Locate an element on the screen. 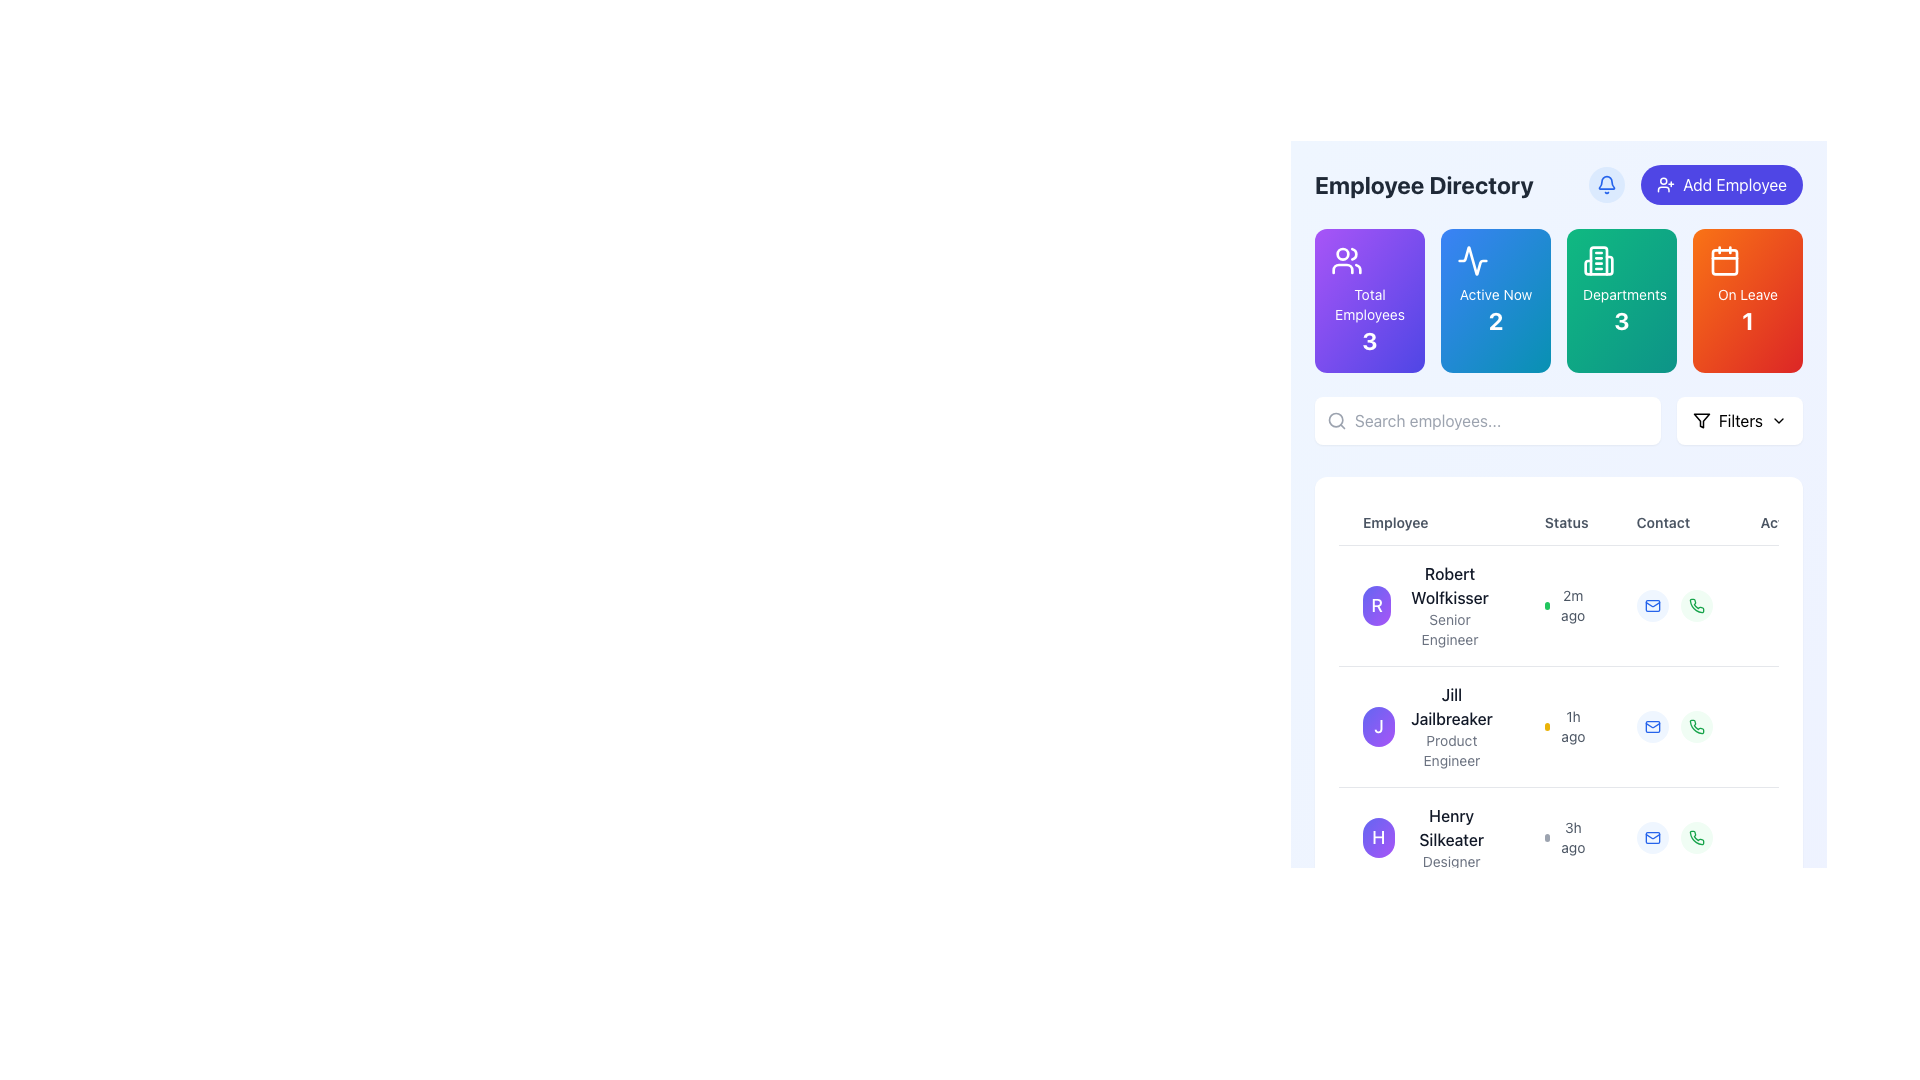 This screenshot has width=1920, height=1080. the 'Filters' text label, which is displayed in a sans-serif font and located in a curved rectangle towards the upper-right region of the interface is located at coordinates (1739, 419).